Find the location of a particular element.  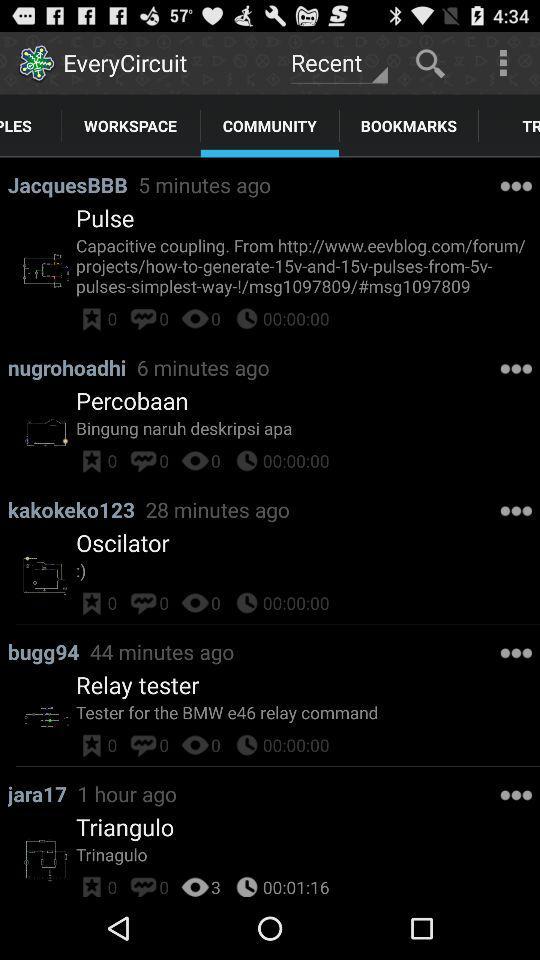

item below oscilator app is located at coordinates (308, 570).